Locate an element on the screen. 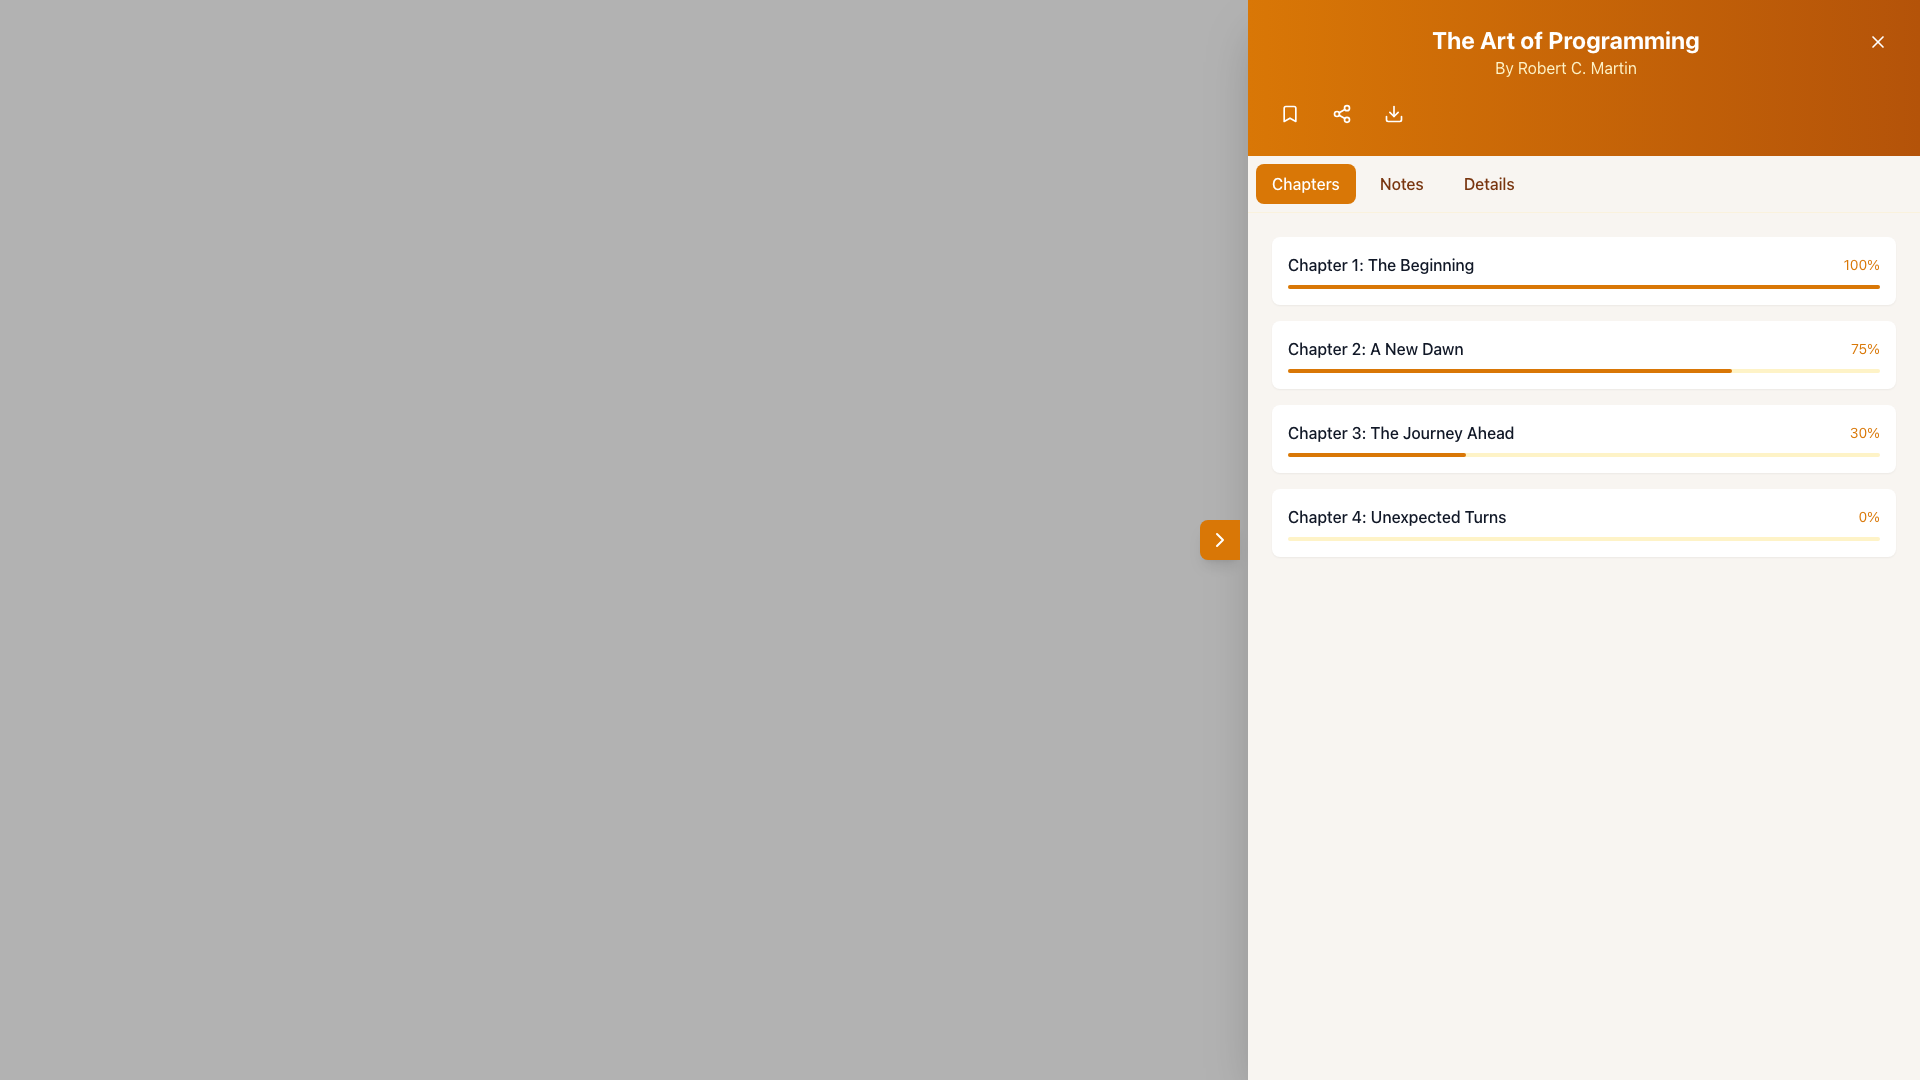  the Progress Bar that visually represents 100% completion for 'Chapter 1: The Beginning', positioned beneath the chapter title and associated text is located at coordinates (1583, 286).